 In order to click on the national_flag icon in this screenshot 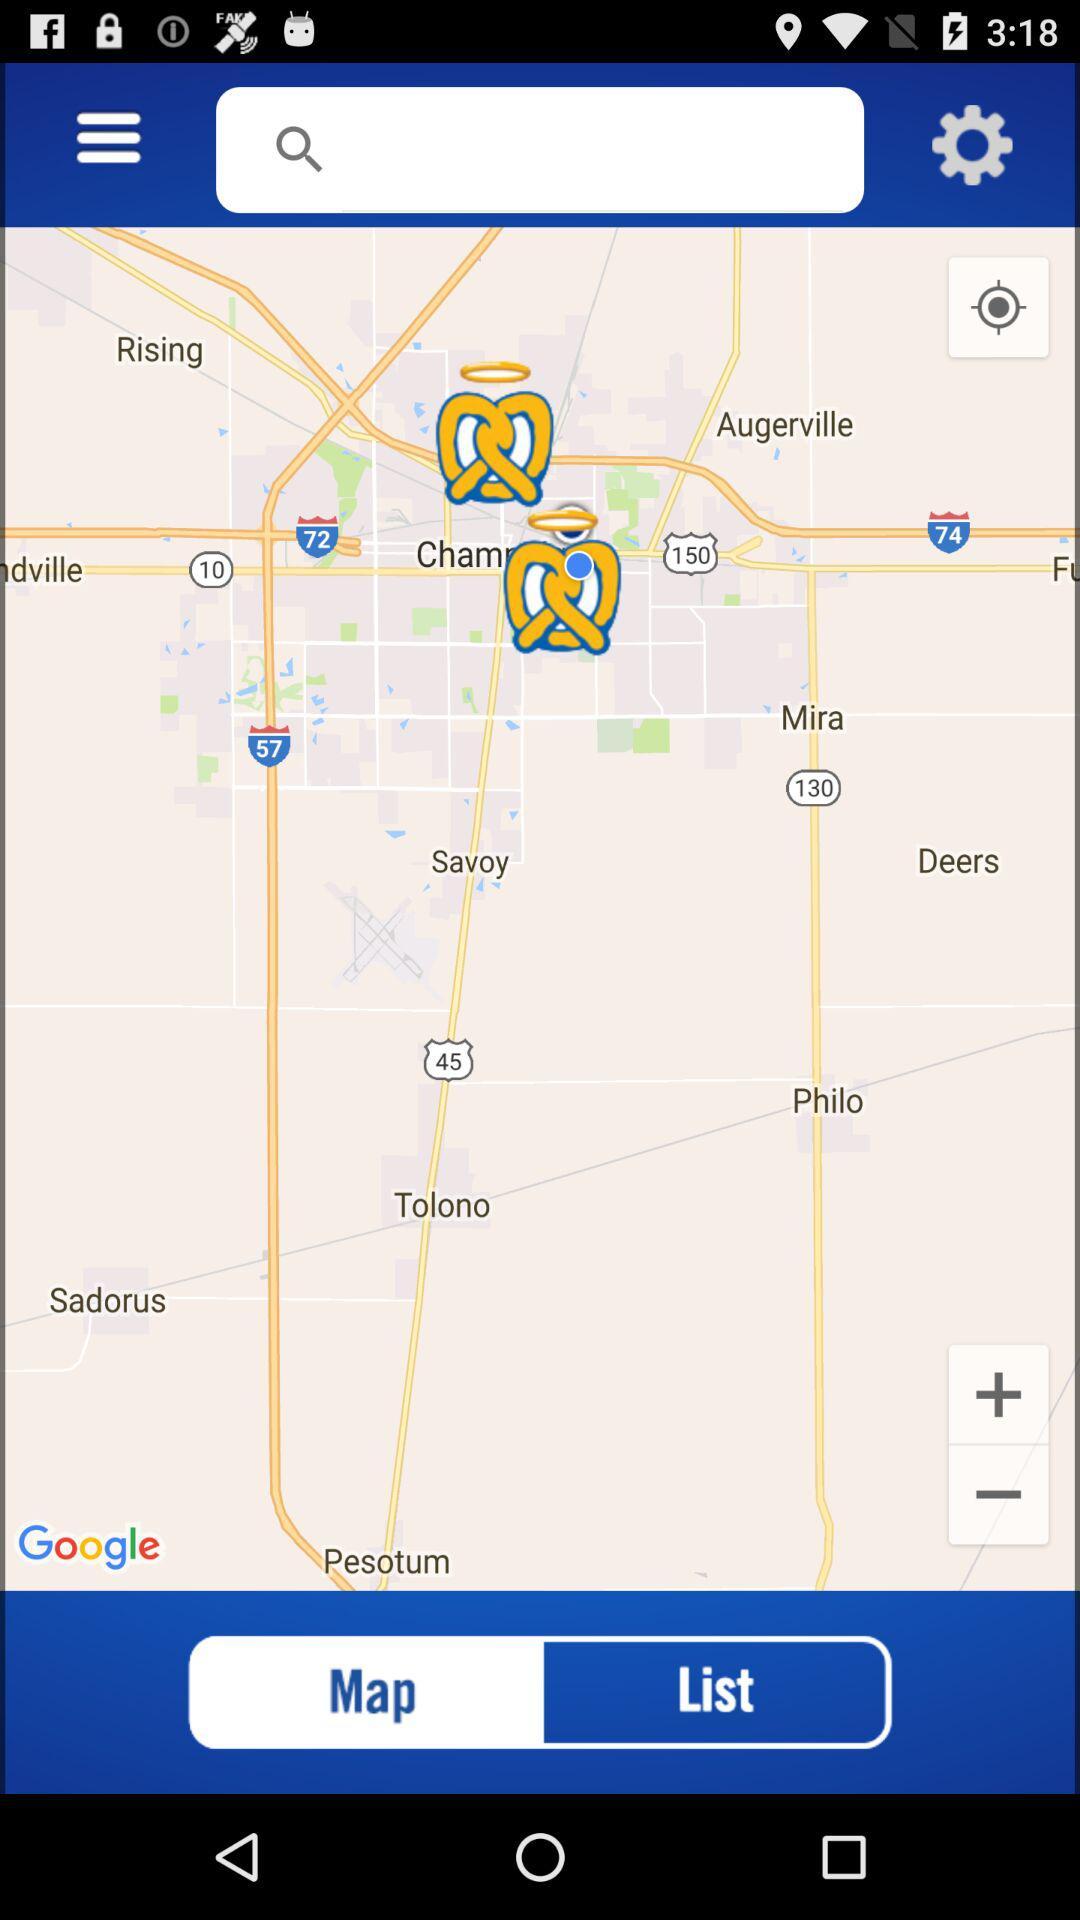, I will do `click(346, 1811)`.